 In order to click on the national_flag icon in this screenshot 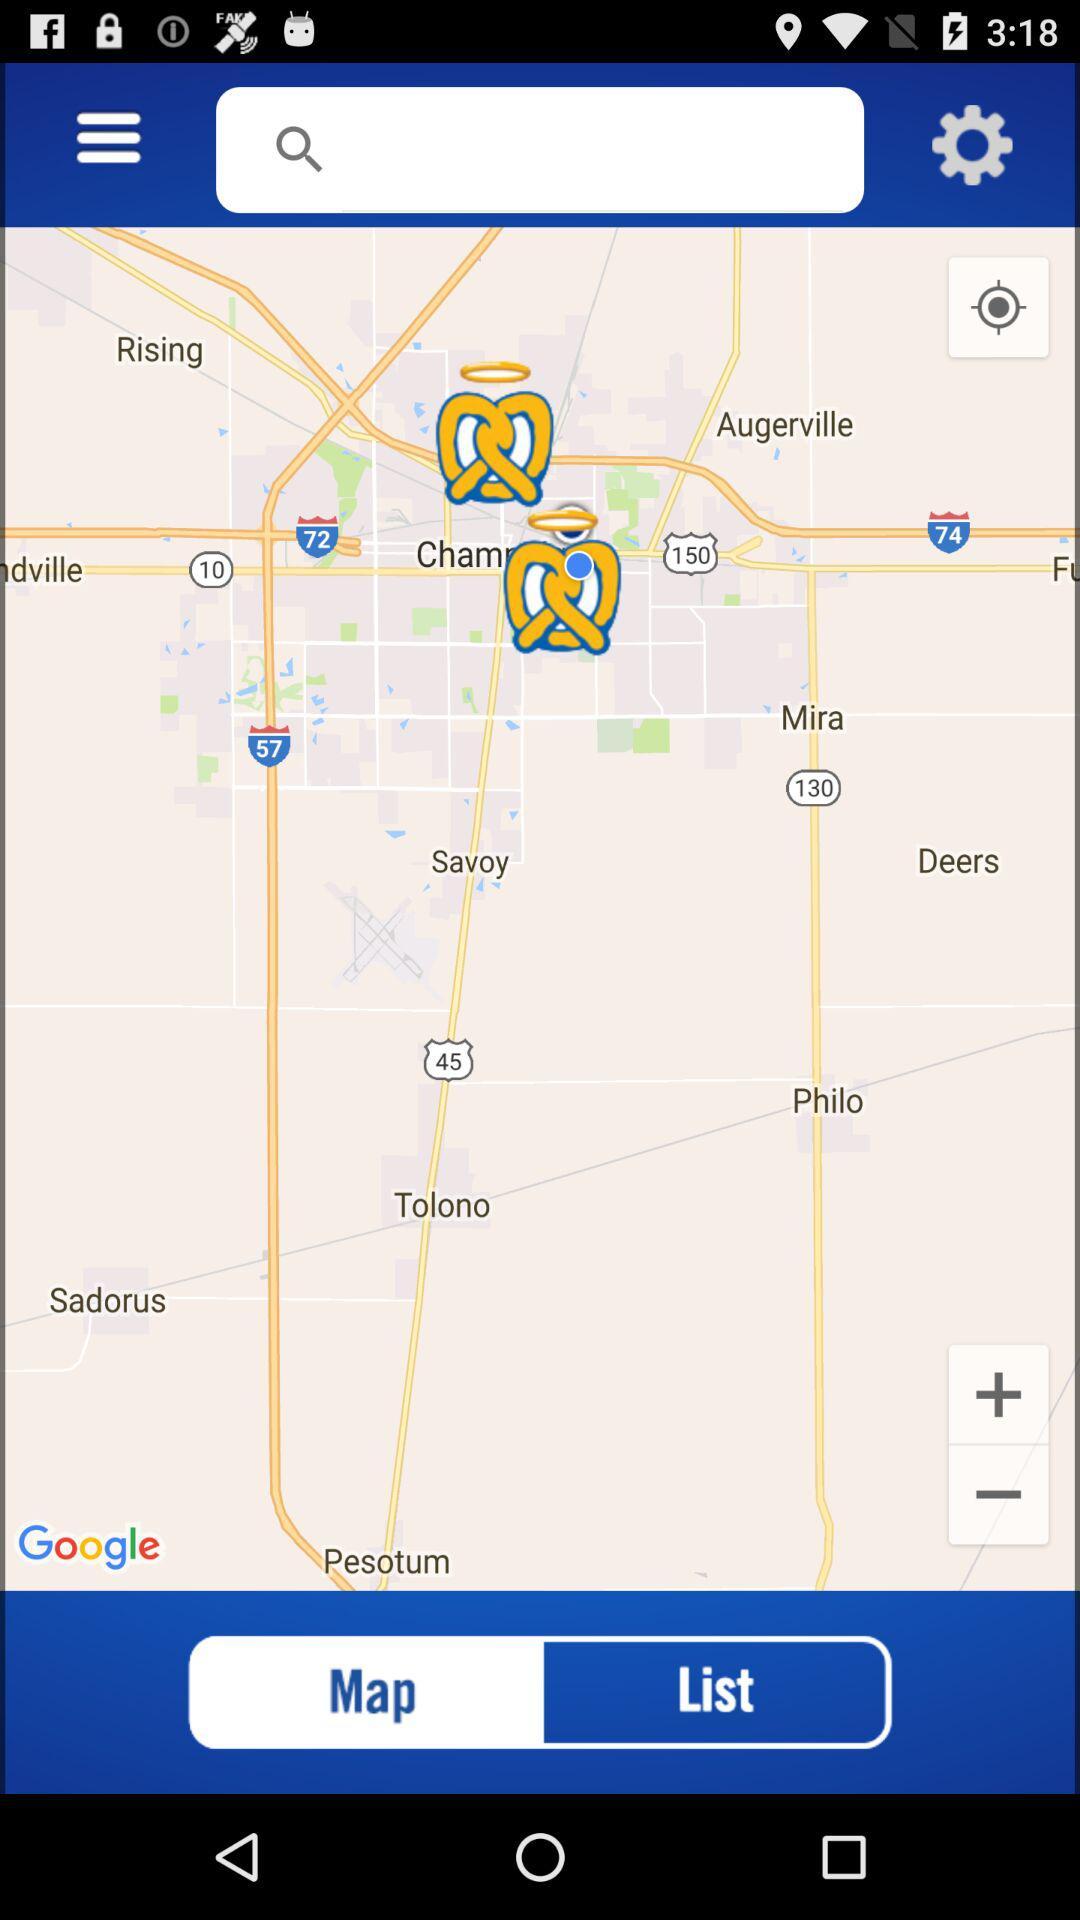, I will do `click(346, 1811)`.